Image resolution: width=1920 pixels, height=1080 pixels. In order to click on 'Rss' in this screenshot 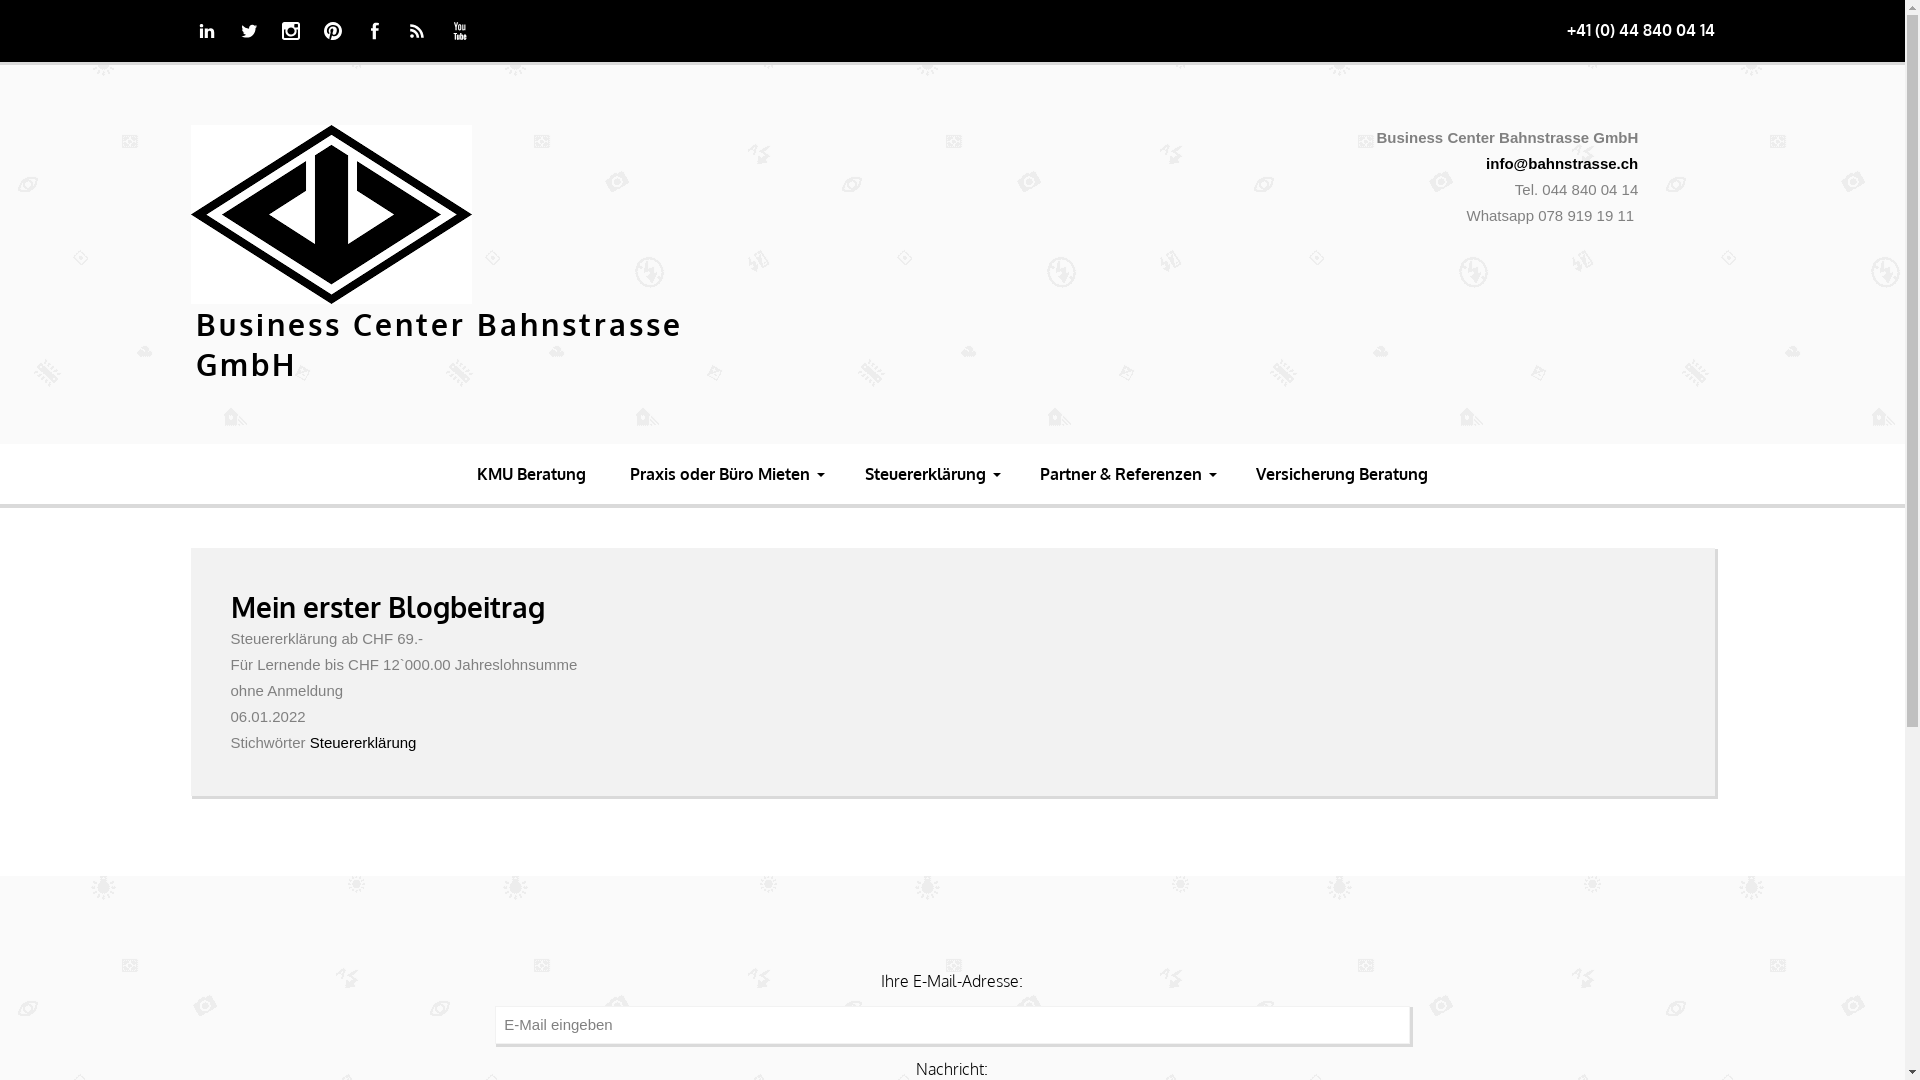, I will do `click(416, 30)`.